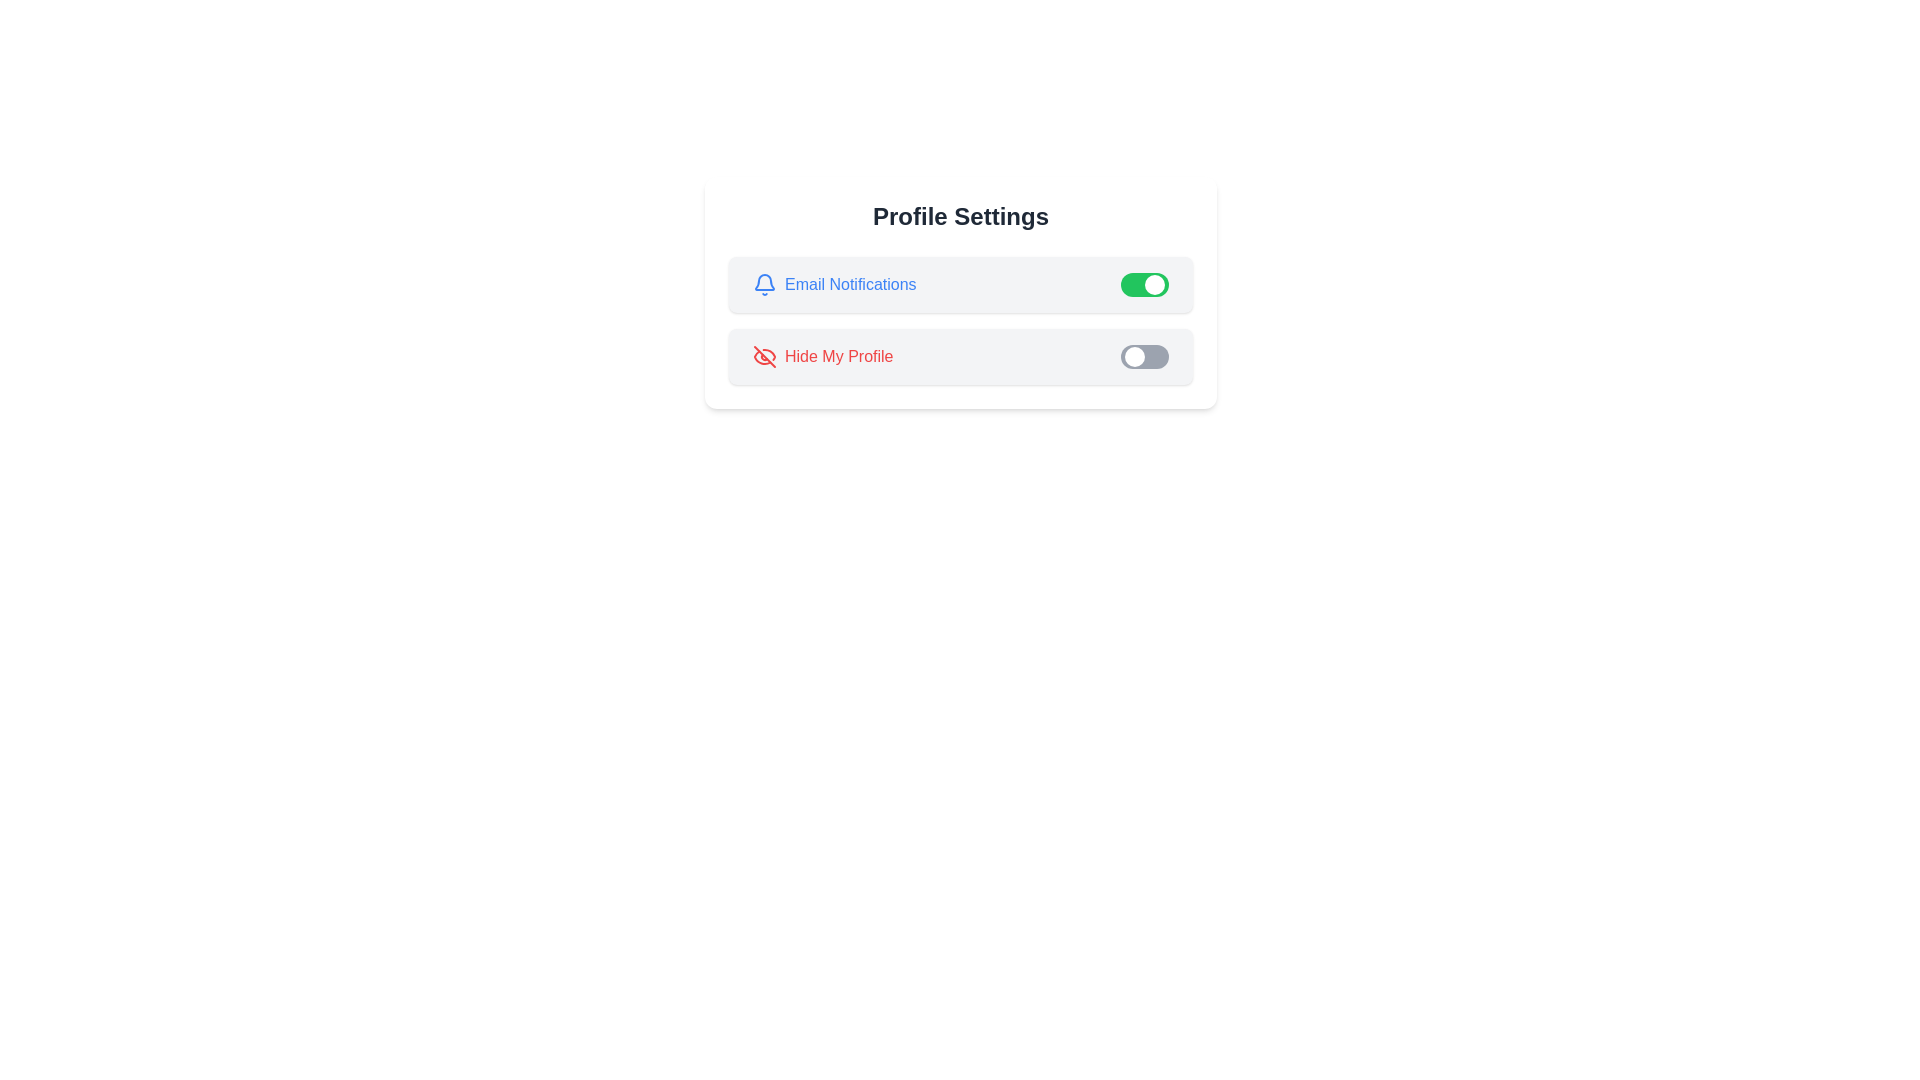 This screenshot has height=1080, width=1920. Describe the element at coordinates (823, 356) in the screenshot. I see `the label with icon indicating visibility preferences in the Profile Settings card, located to the left of the toggle switch` at that location.